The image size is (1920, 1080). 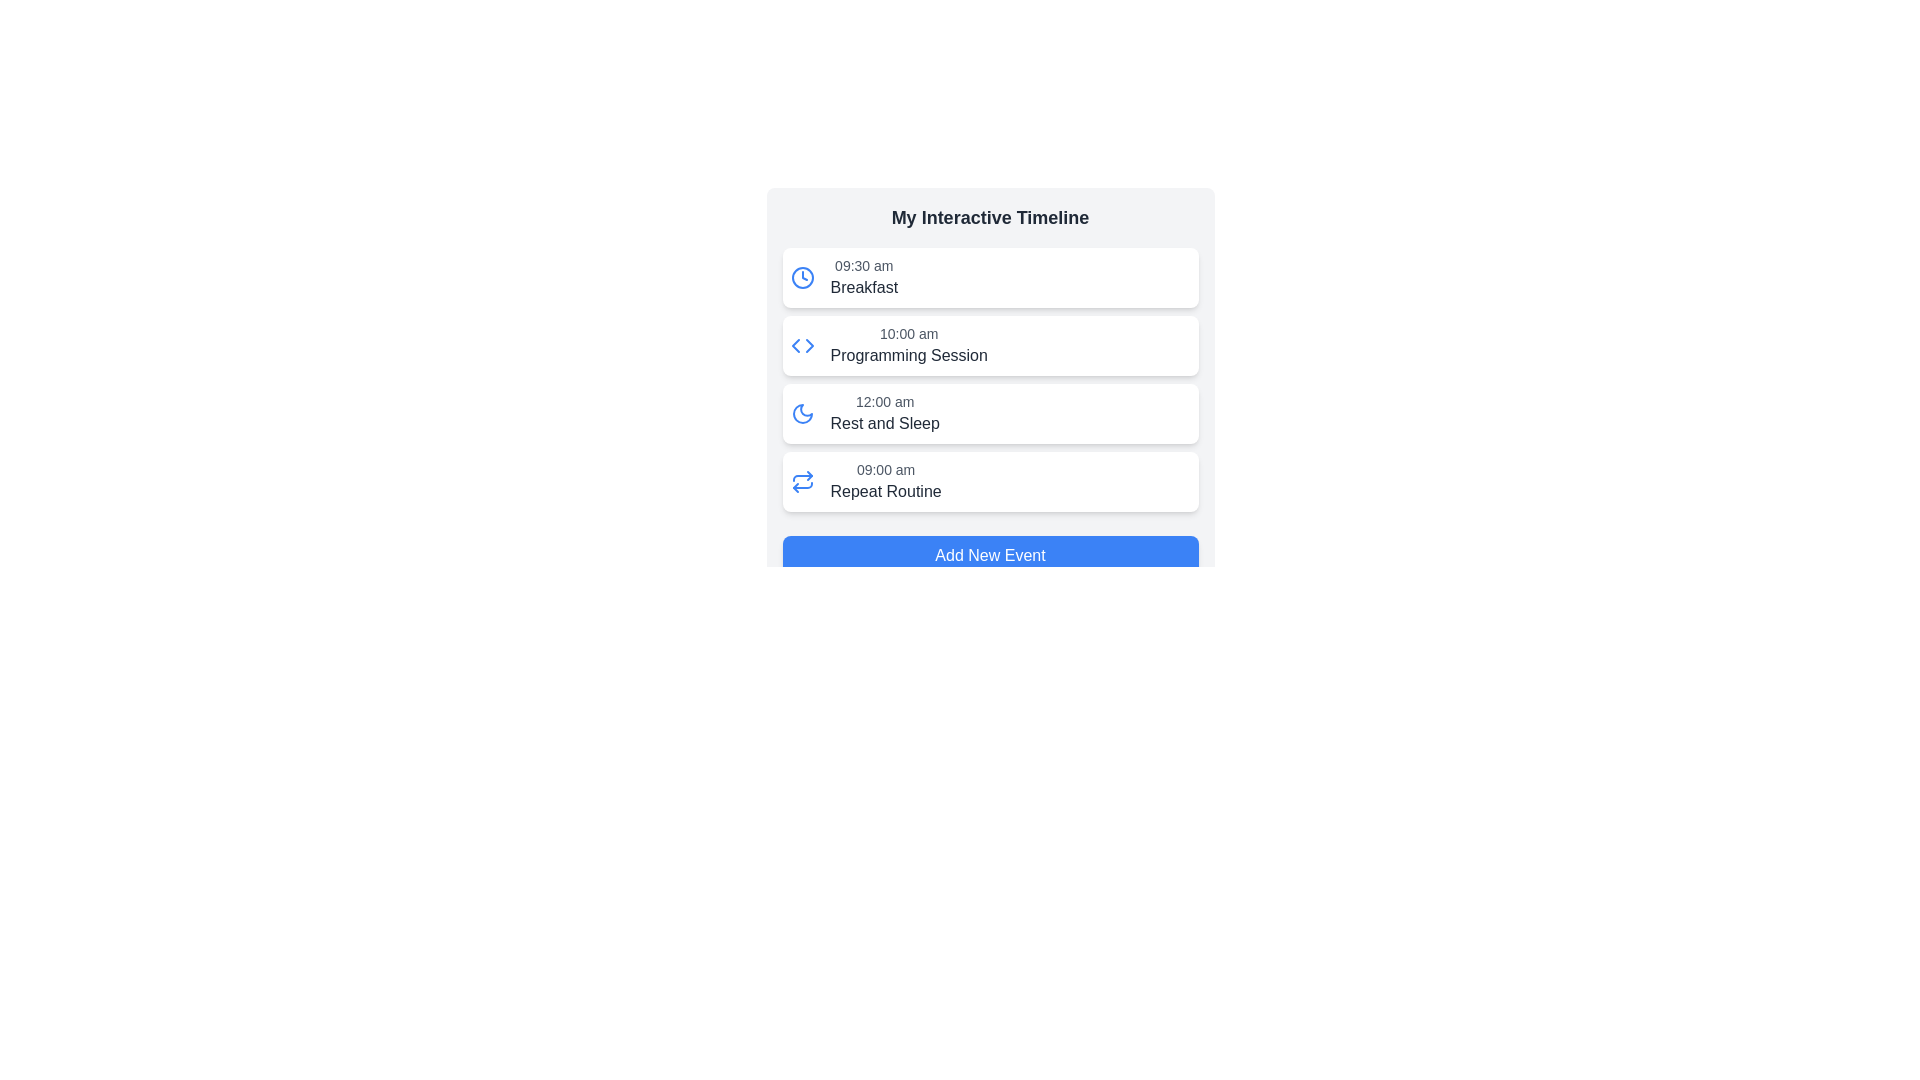 I want to click on the text label that indicates the start time for the 'Rest and Sleep' event in the timeline interface, so click(x=884, y=401).